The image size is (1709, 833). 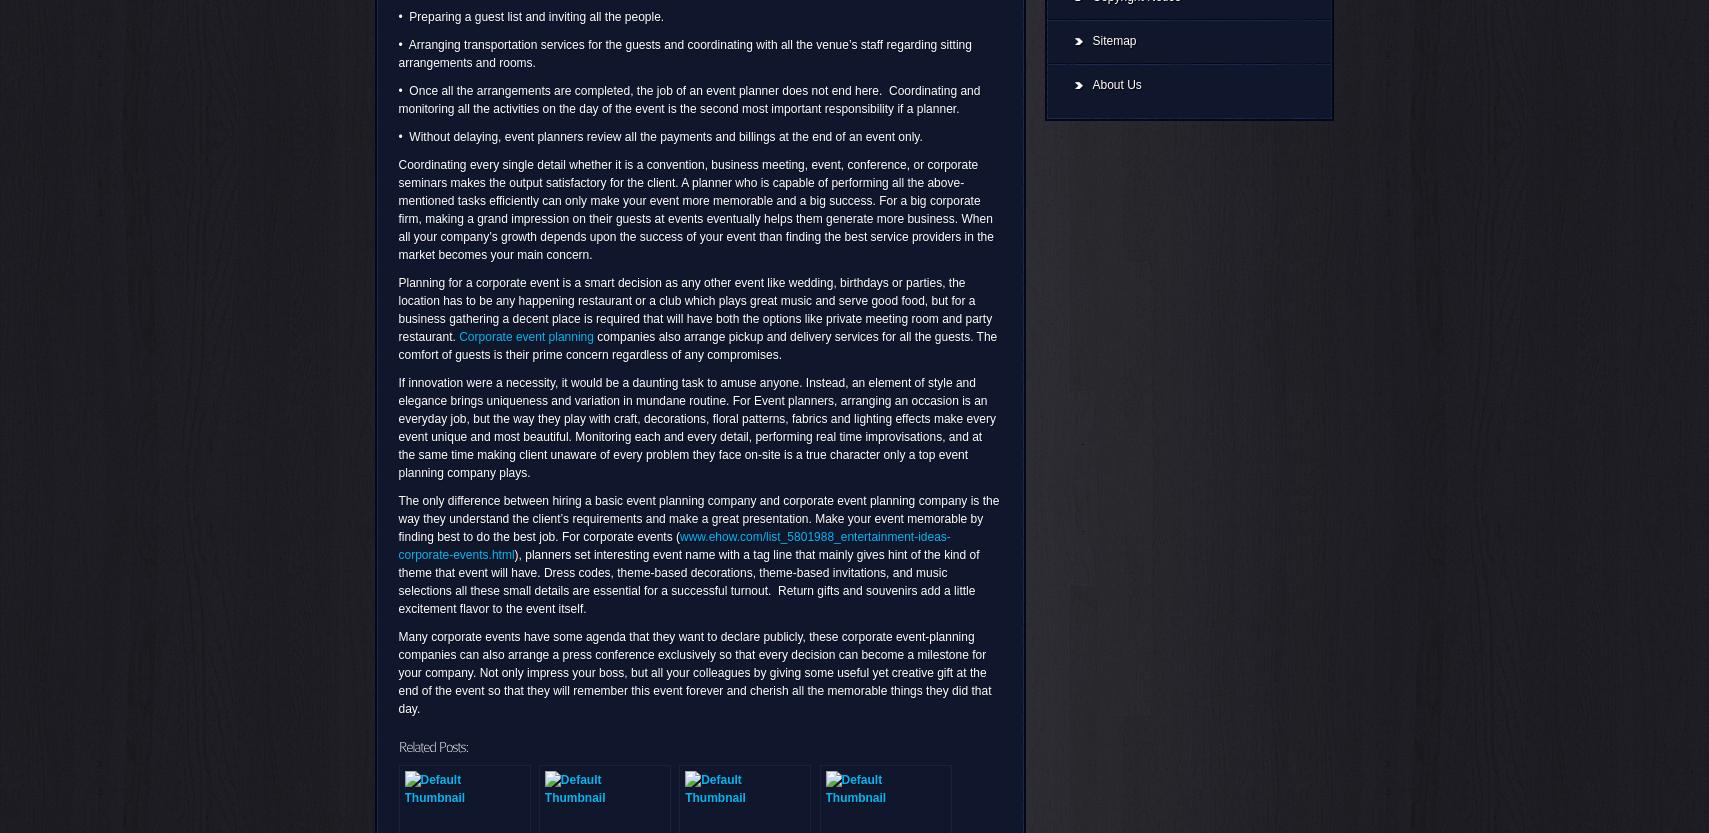 I want to click on '•  Once all the arrangements are completed, the job of an event planner does not end here.  Coordinating and monitoring all the activities on the day of the event is the second most important responsibility if a planner.', so click(x=688, y=98).